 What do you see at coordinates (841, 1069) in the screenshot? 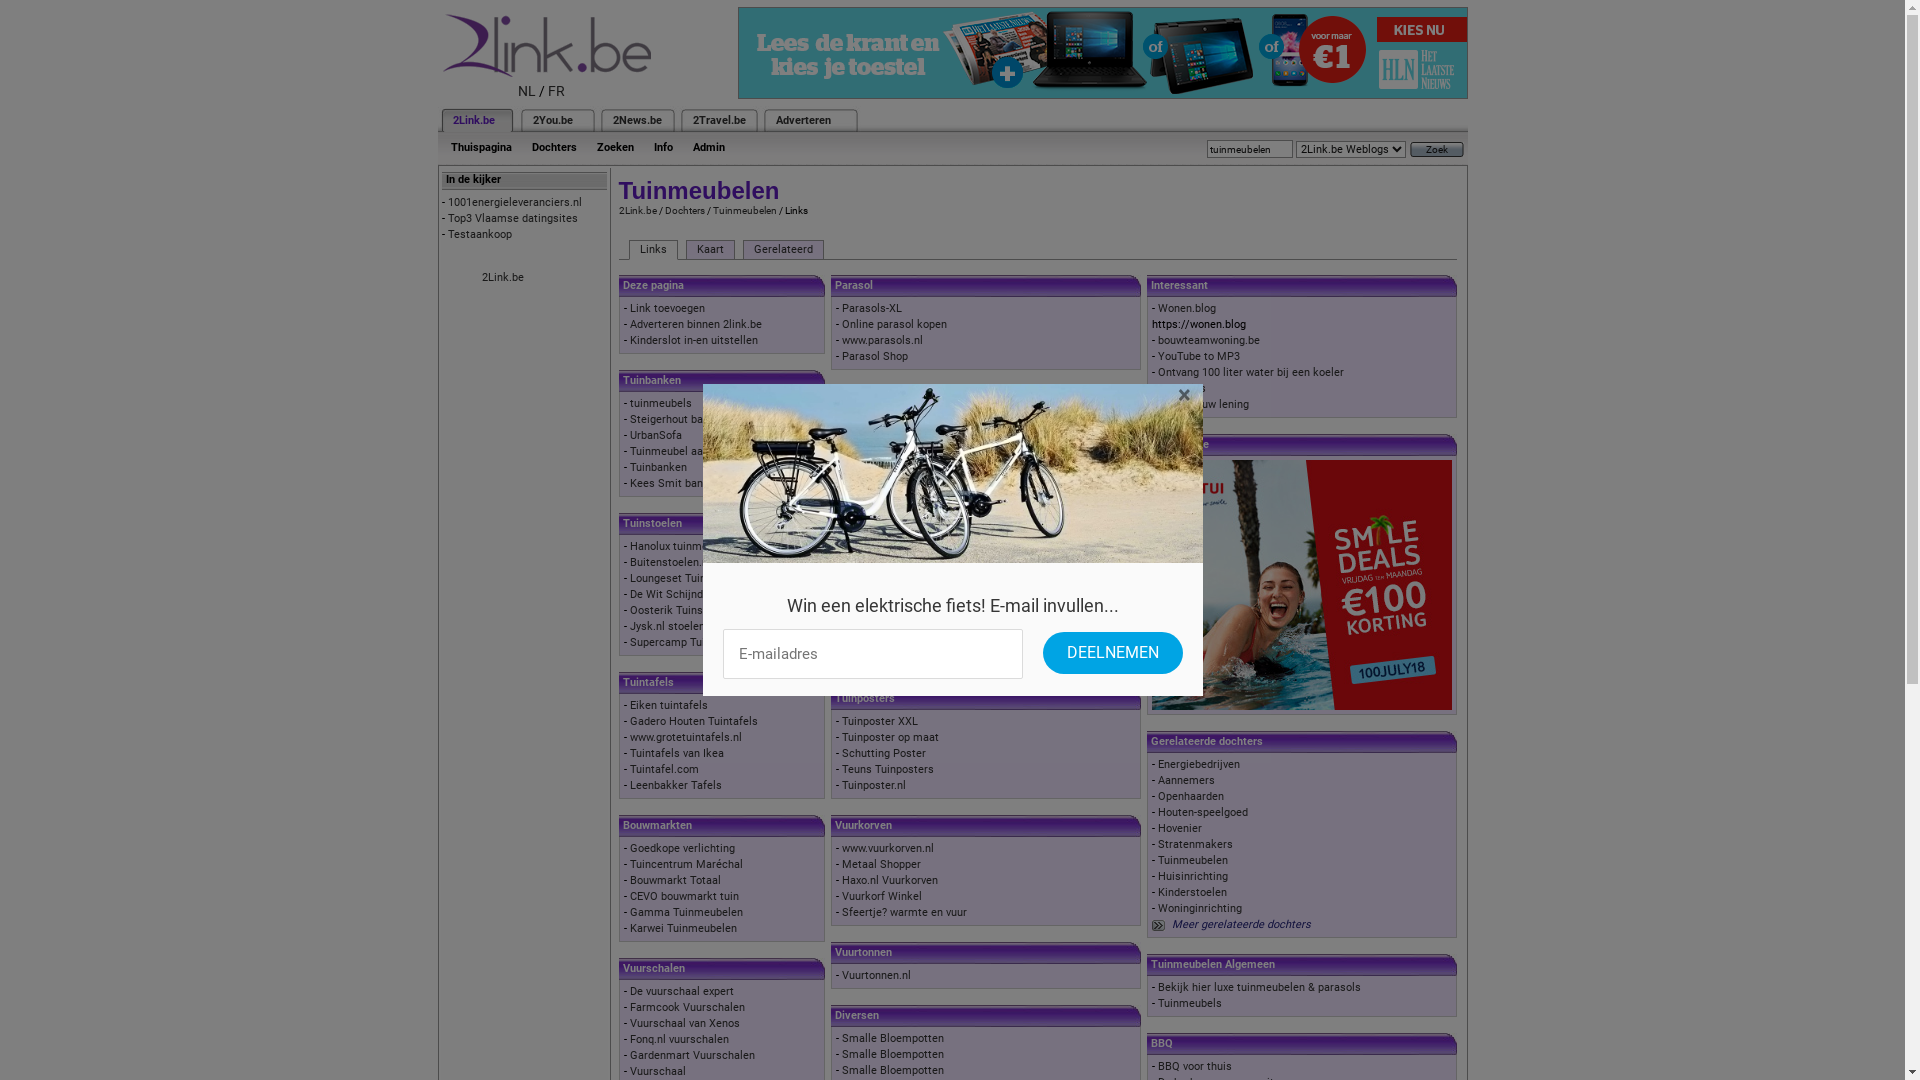
I see `'Smalle Bloempotten'` at bounding box center [841, 1069].